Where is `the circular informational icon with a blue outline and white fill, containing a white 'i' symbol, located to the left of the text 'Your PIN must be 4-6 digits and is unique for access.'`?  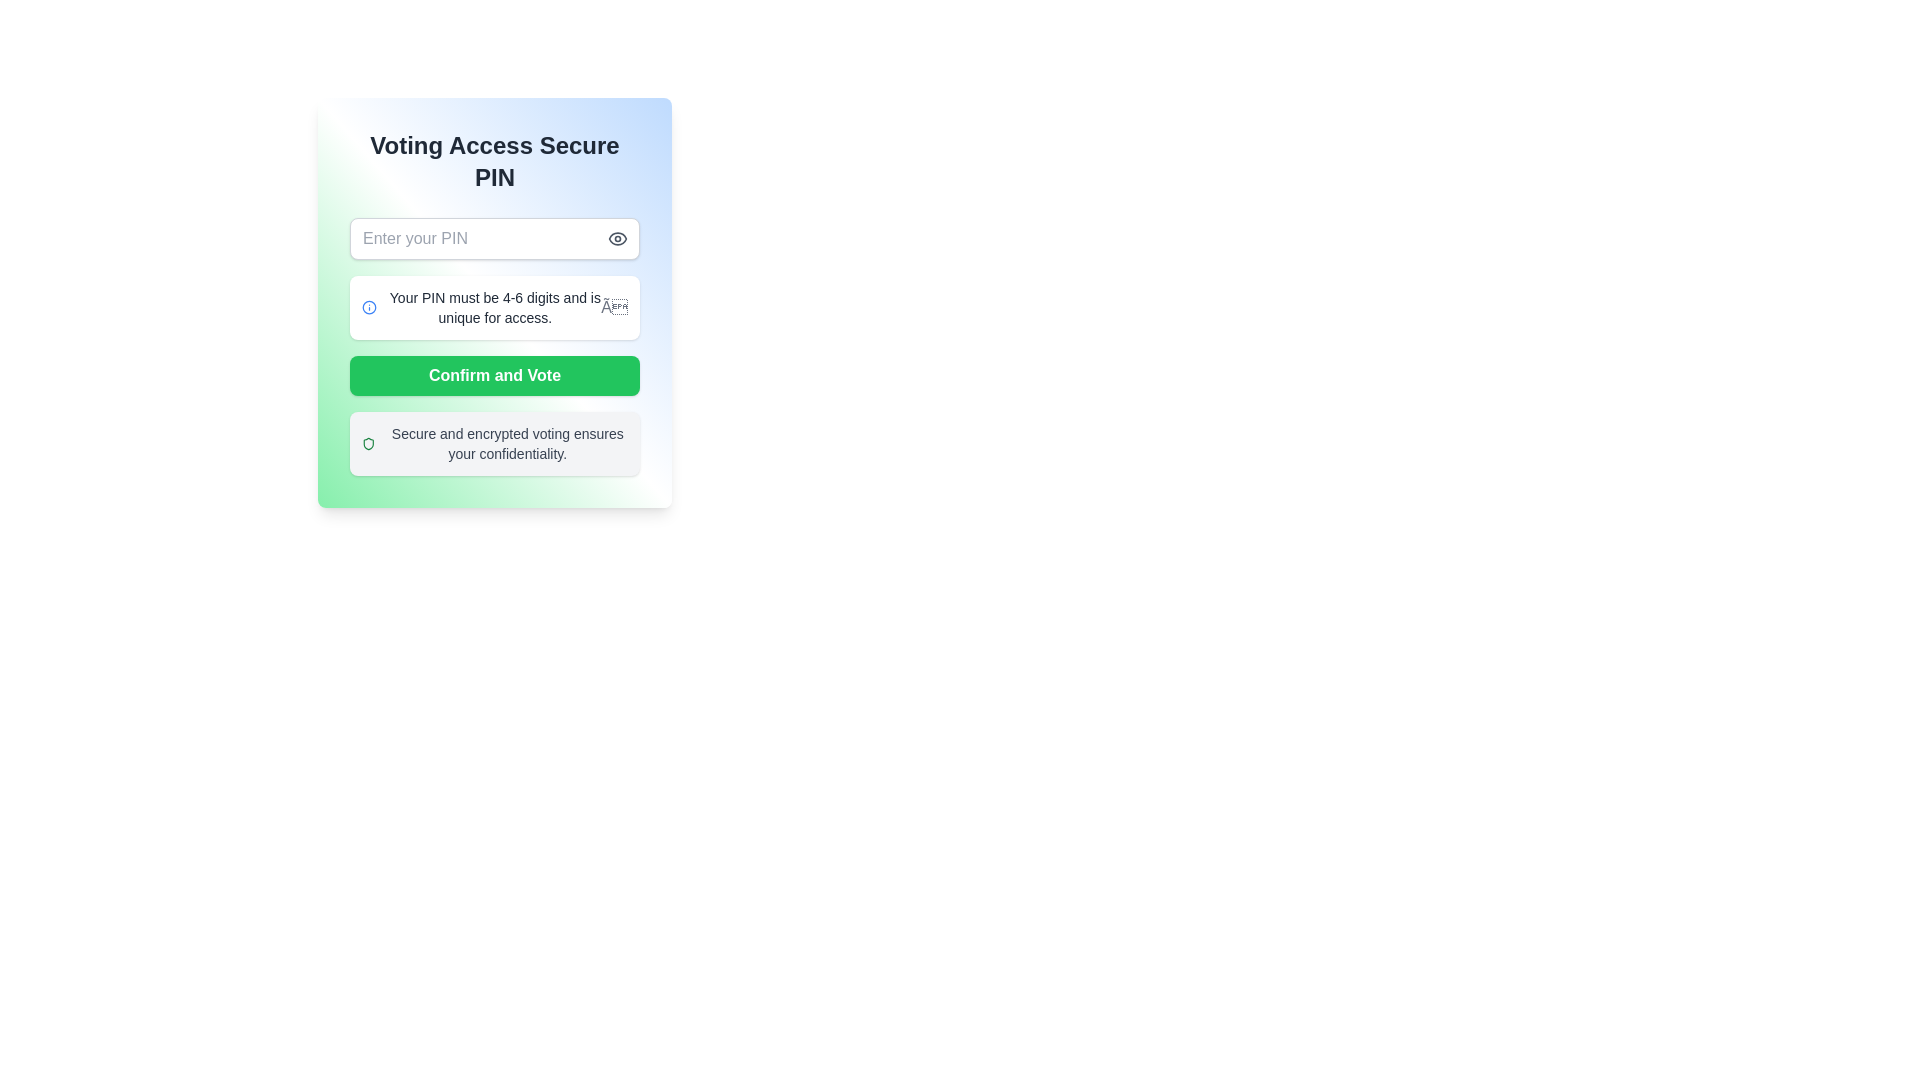 the circular informational icon with a blue outline and white fill, containing a white 'i' symbol, located to the left of the text 'Your PIN must be 4-6 digits and is unique for access.' is located at coordinates (369, 308).